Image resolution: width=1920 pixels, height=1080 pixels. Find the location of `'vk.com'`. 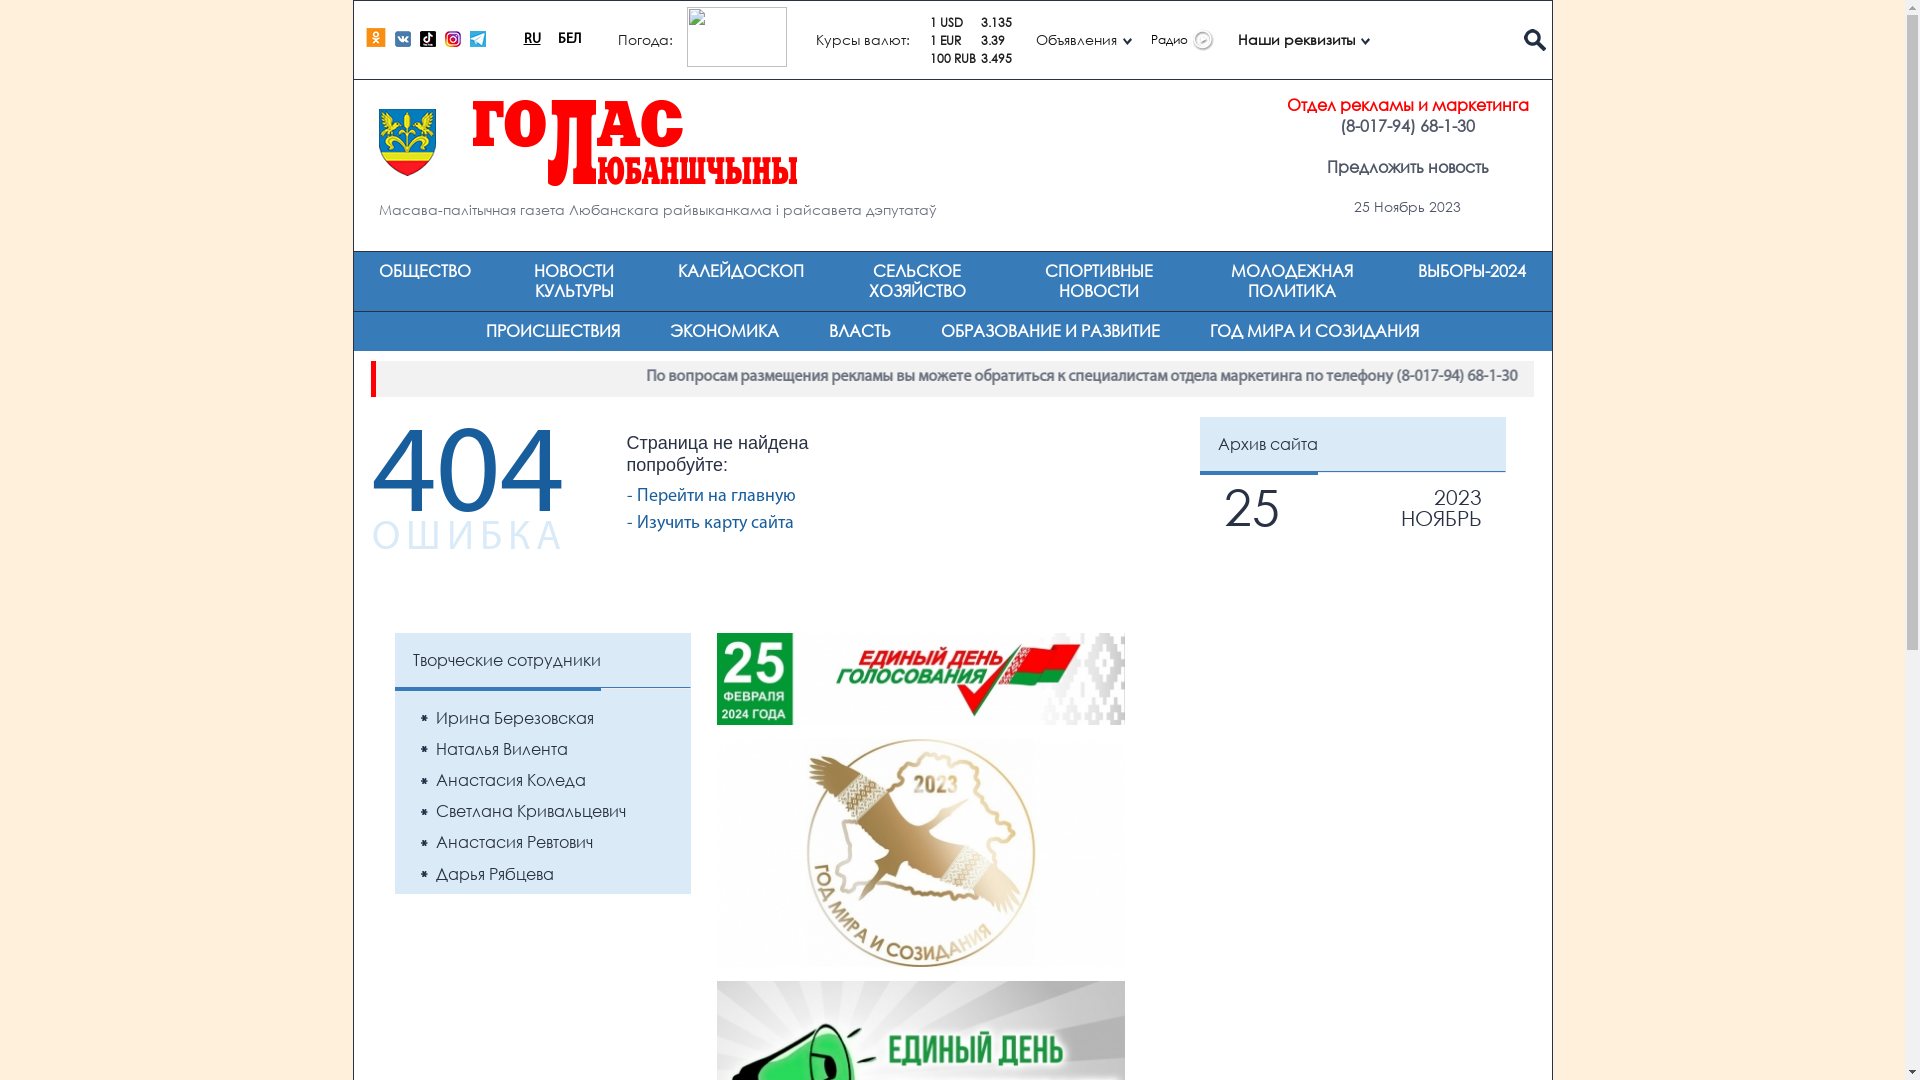

'vk.com' is located at coordinates (405, 43).